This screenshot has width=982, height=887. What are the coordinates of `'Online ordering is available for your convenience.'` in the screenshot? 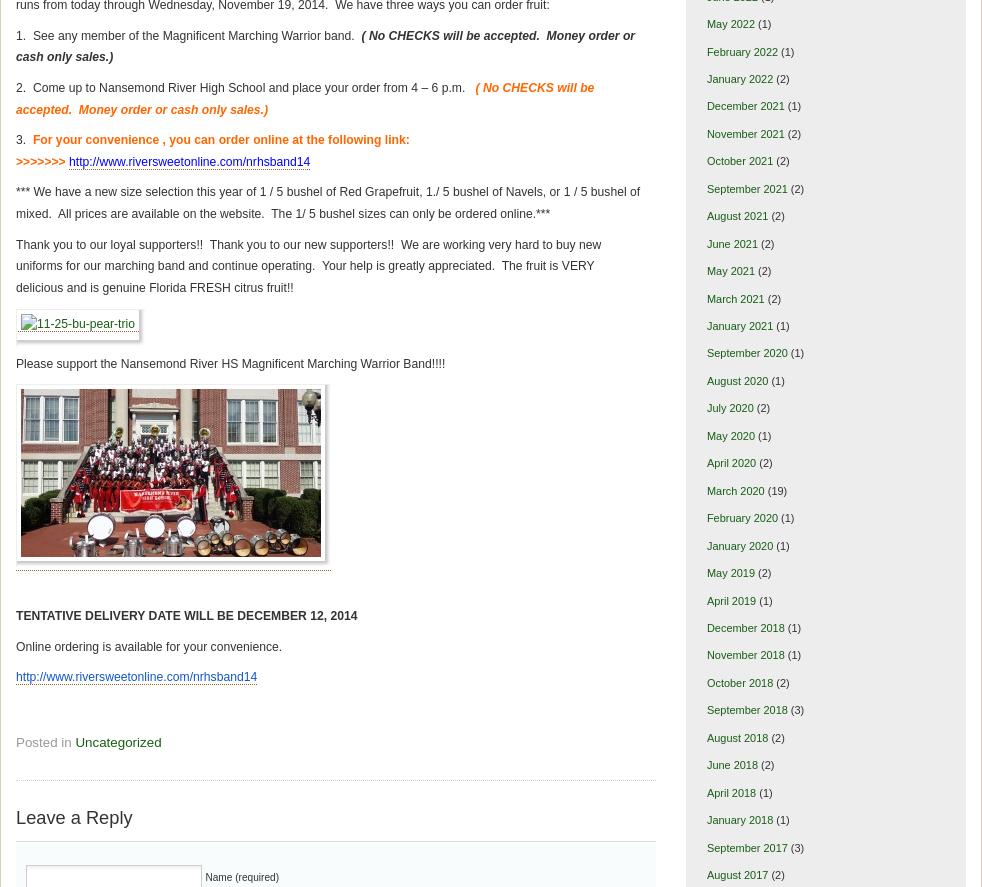 It's located at (147, 645).